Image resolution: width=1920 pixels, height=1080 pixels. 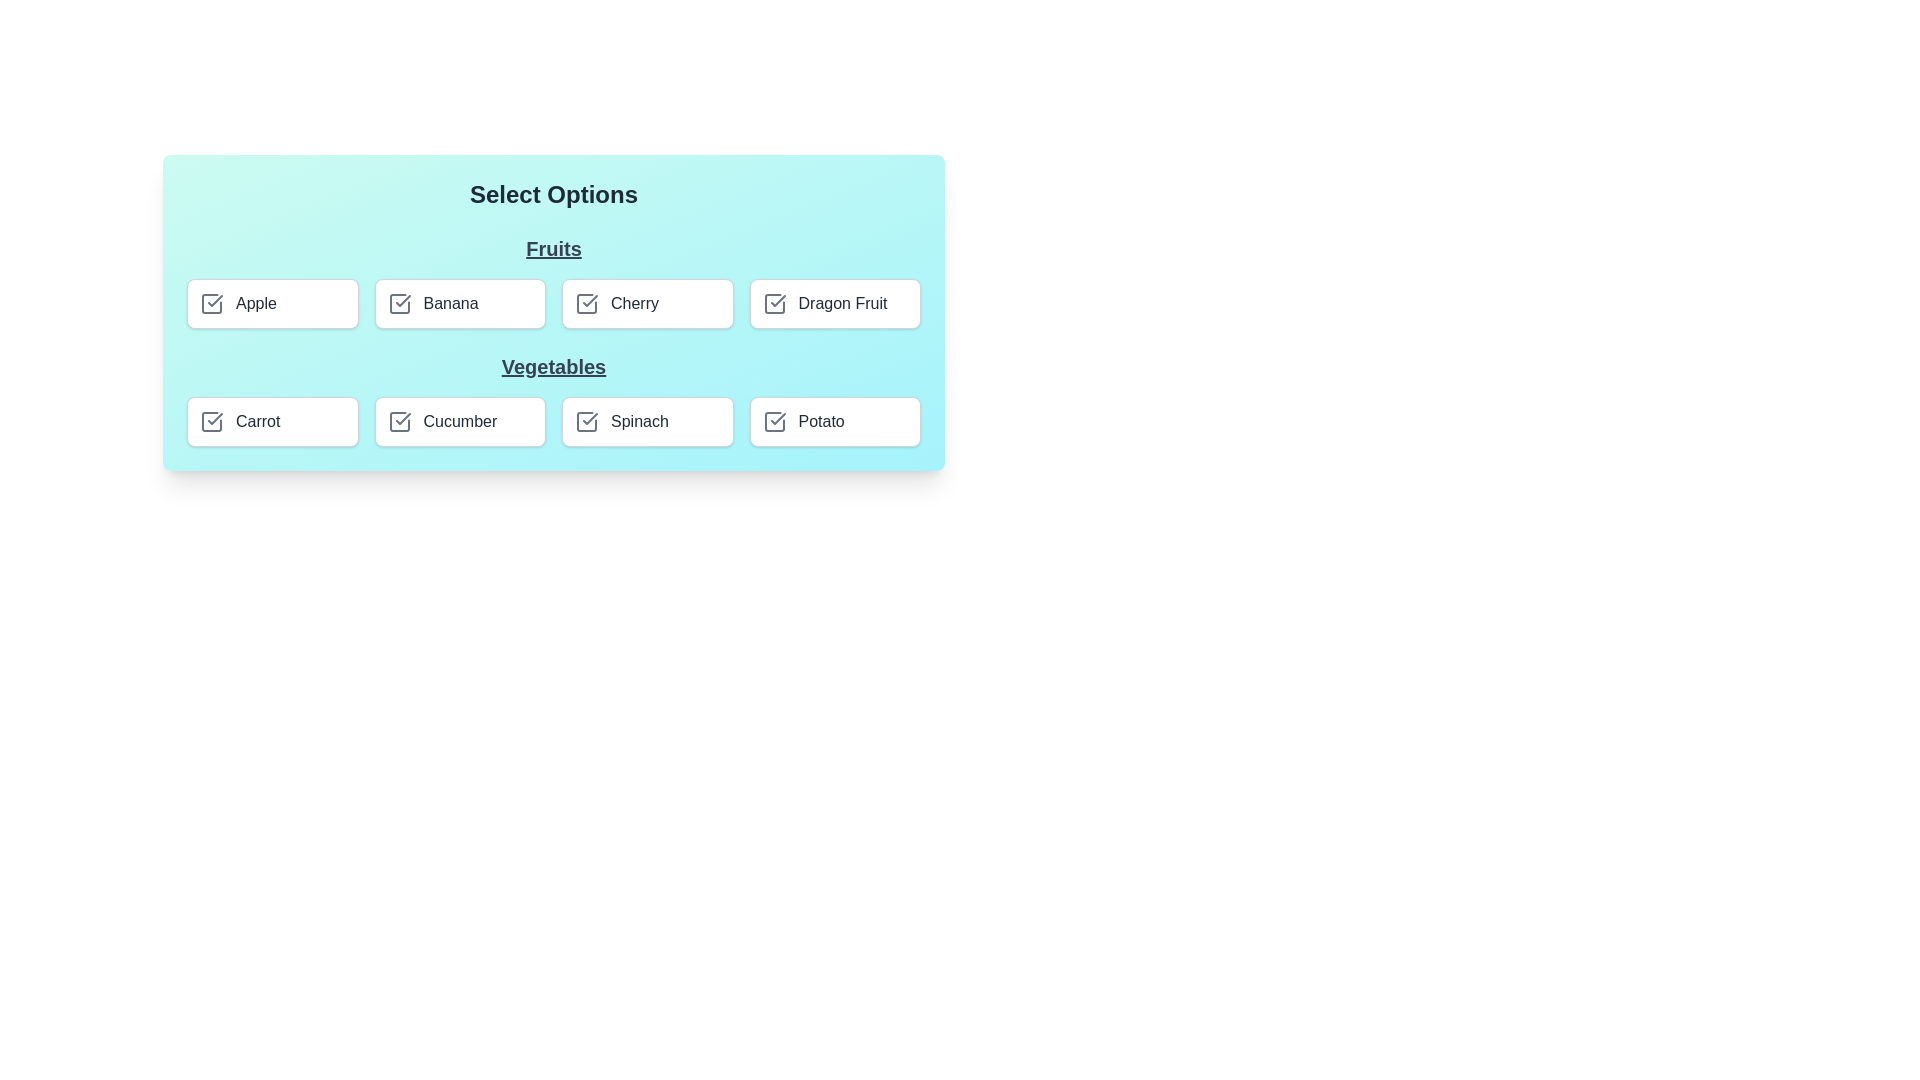 I want to click on text content of the label that represents the option 'Apple', which is located next to the checkbox in the 'Fruits' group, so click(x=255, y=304).